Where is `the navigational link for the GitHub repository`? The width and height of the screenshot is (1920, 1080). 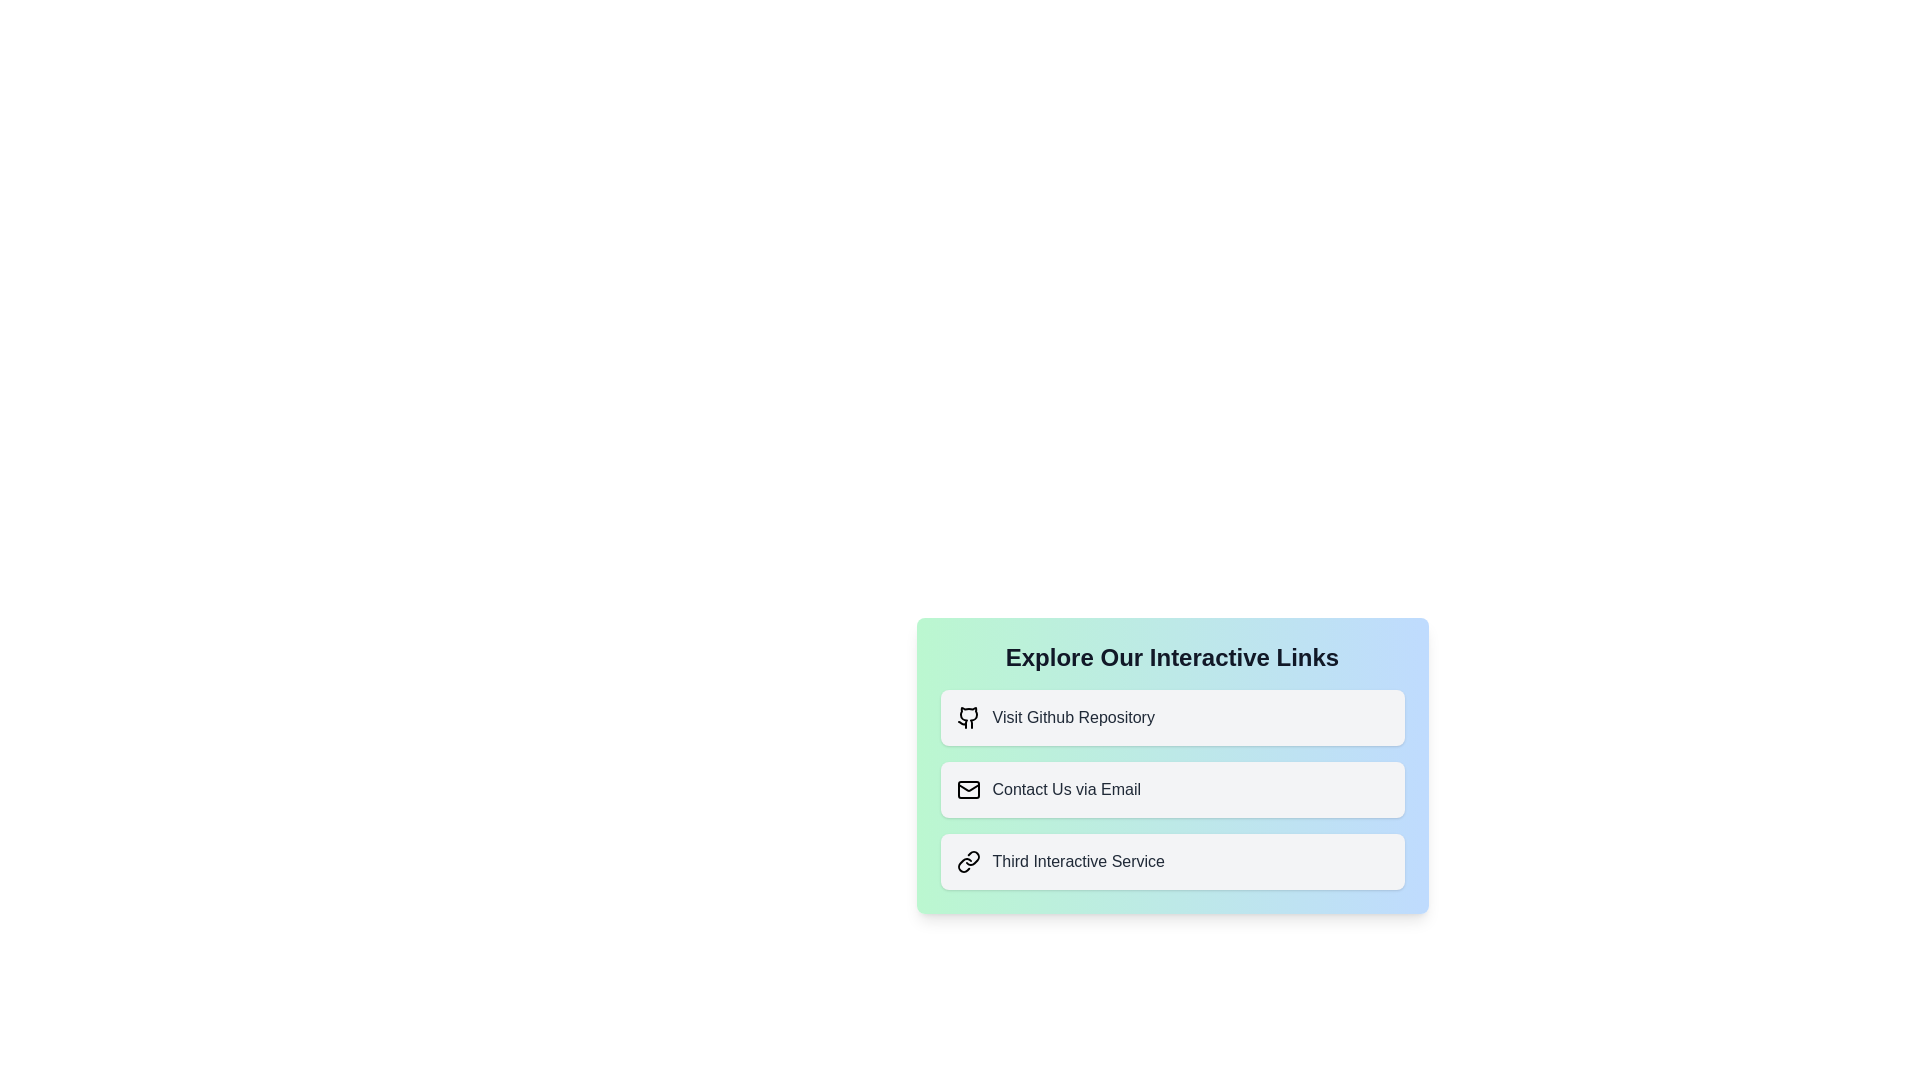
the navigational link for the GitHub repository is located at coordinates (1172, 716).